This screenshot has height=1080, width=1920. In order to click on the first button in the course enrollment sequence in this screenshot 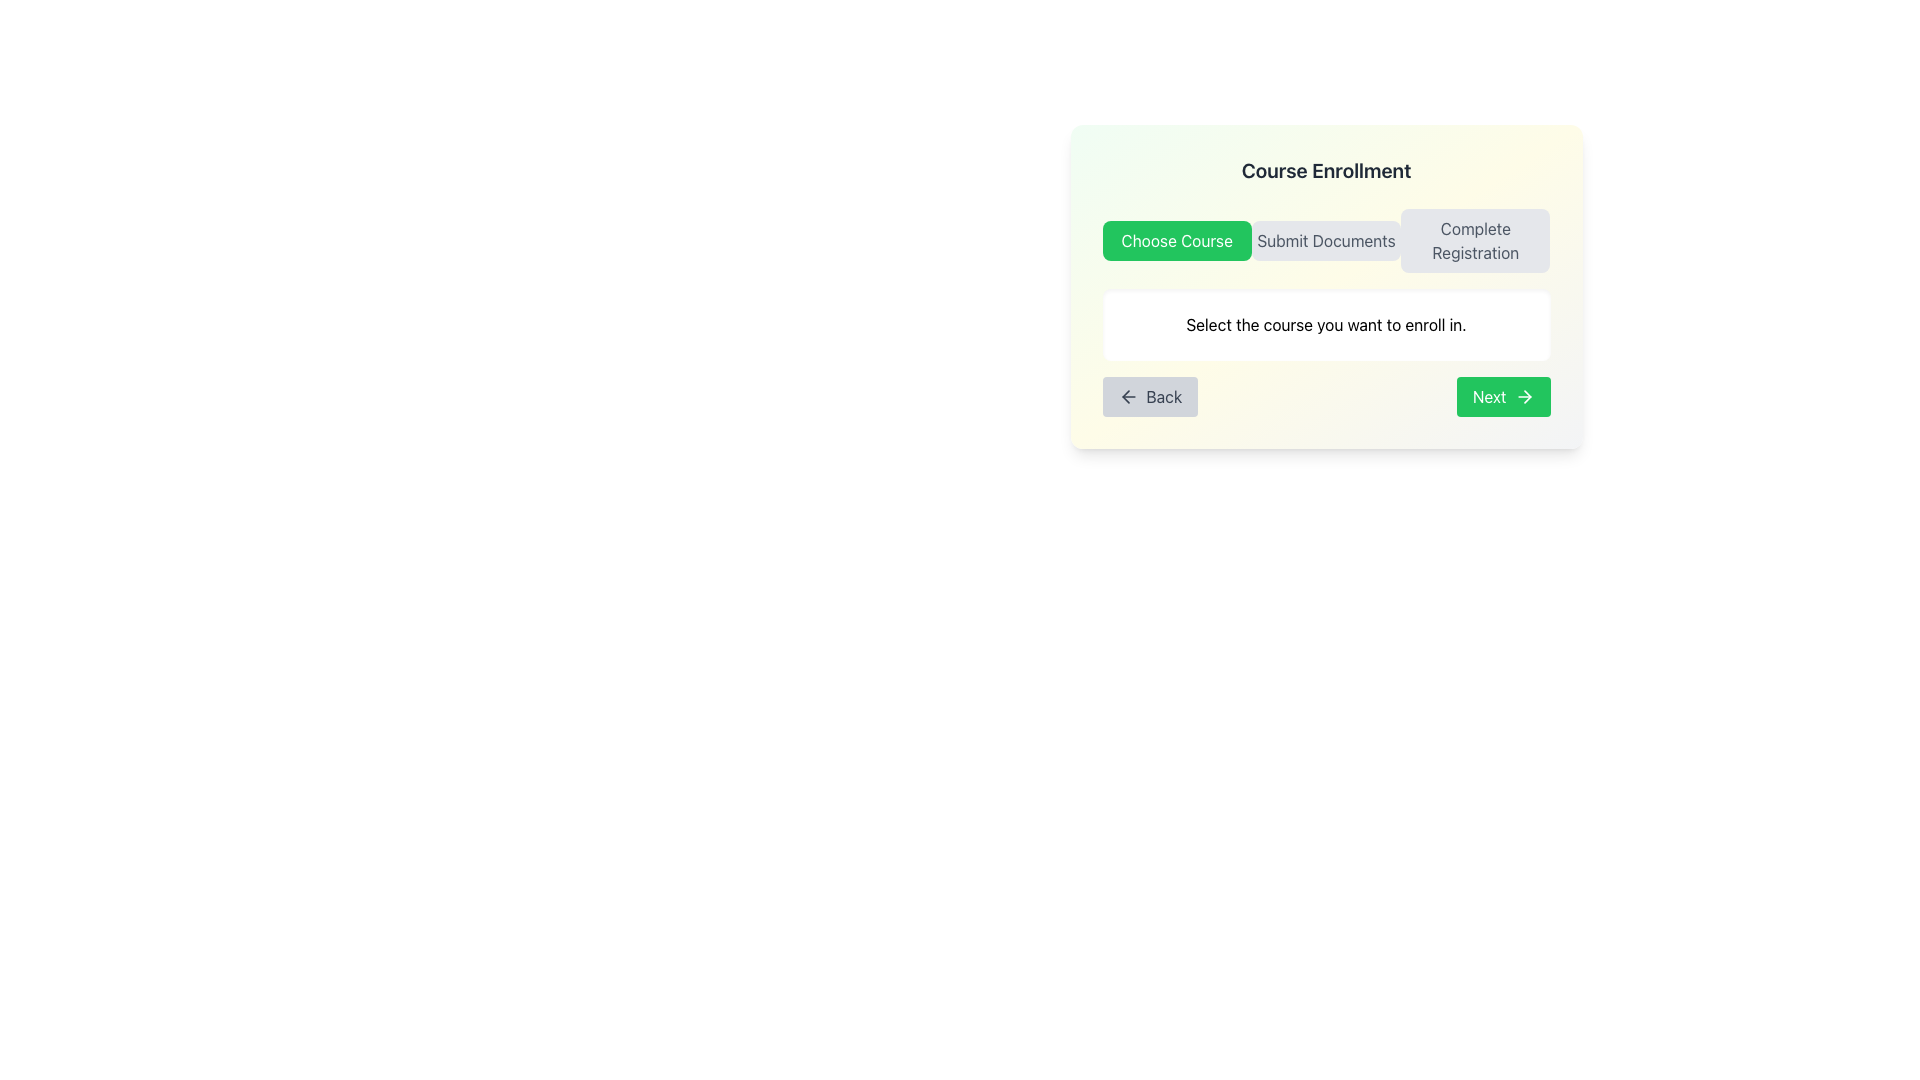, I will do `click(1177, 239)`.